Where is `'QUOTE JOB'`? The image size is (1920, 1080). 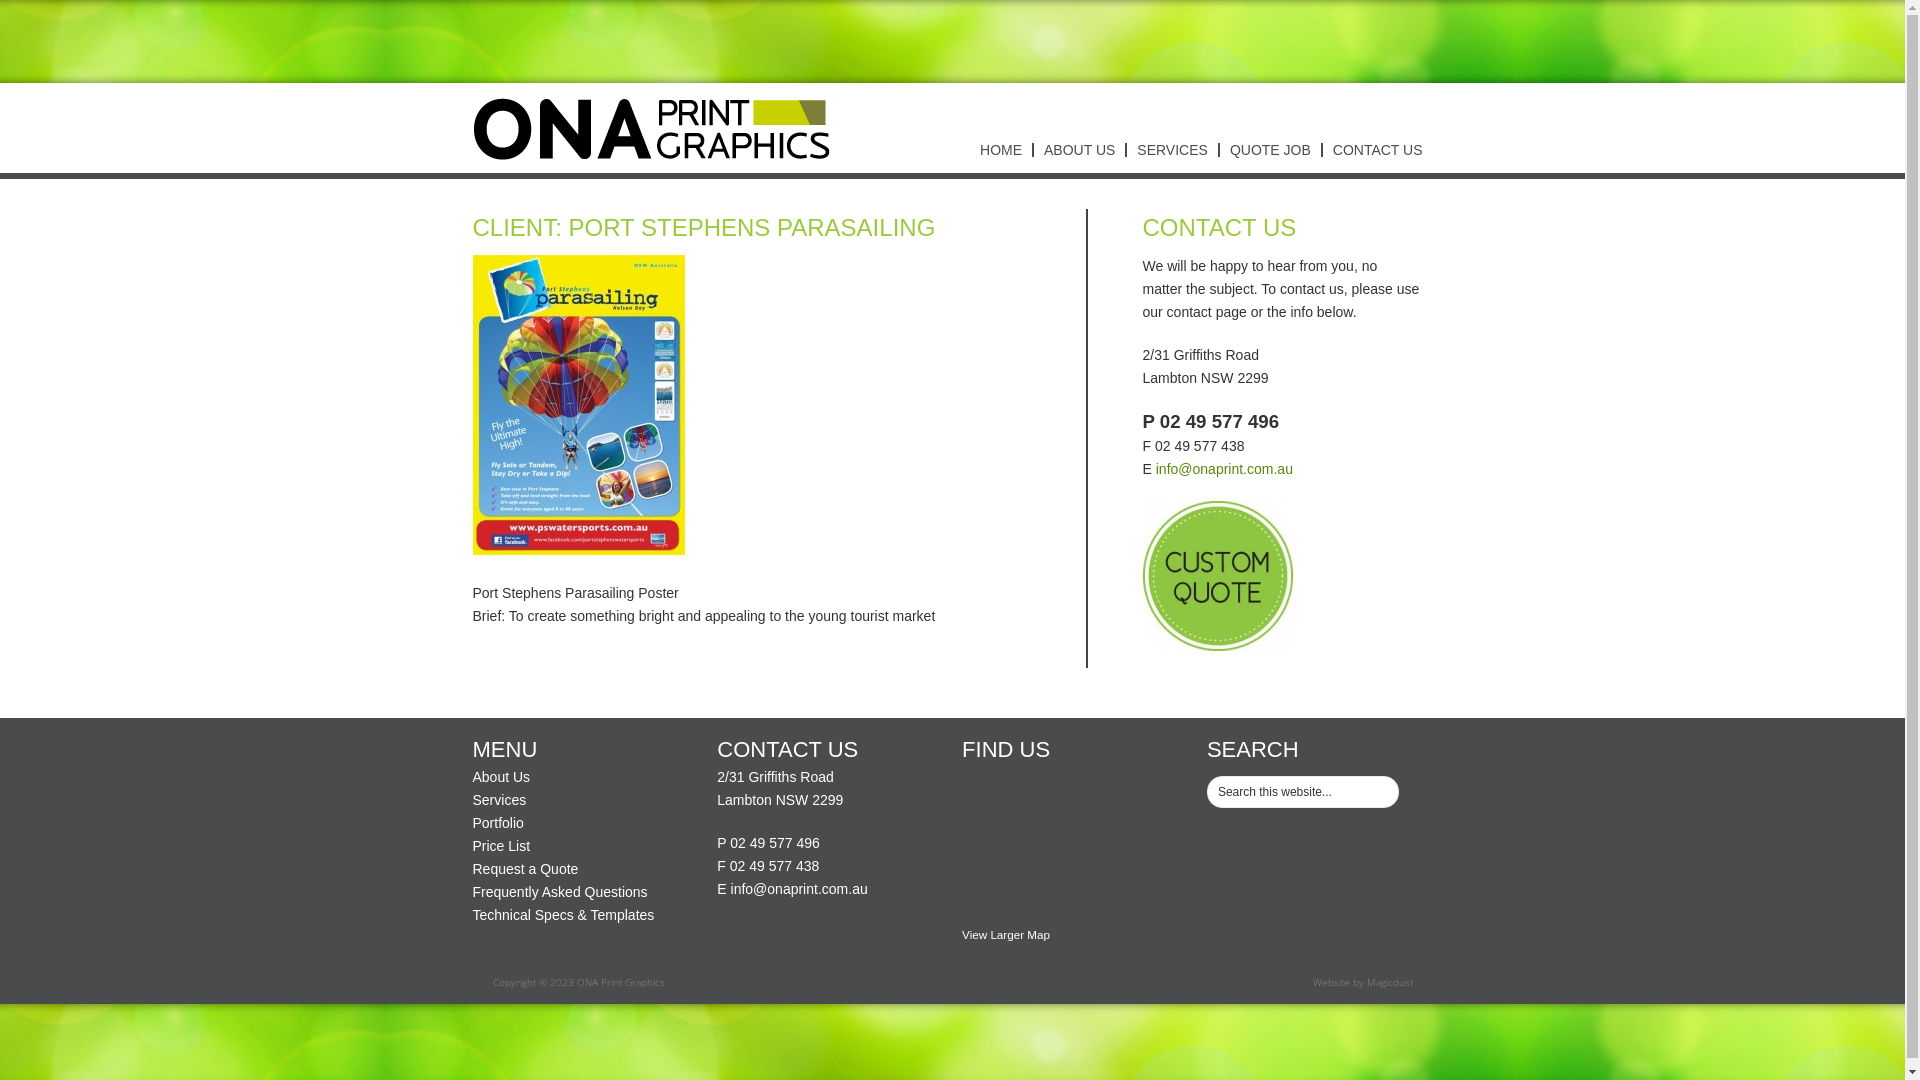 'QUOTE JOB' is located at coordinates (1268, 149).